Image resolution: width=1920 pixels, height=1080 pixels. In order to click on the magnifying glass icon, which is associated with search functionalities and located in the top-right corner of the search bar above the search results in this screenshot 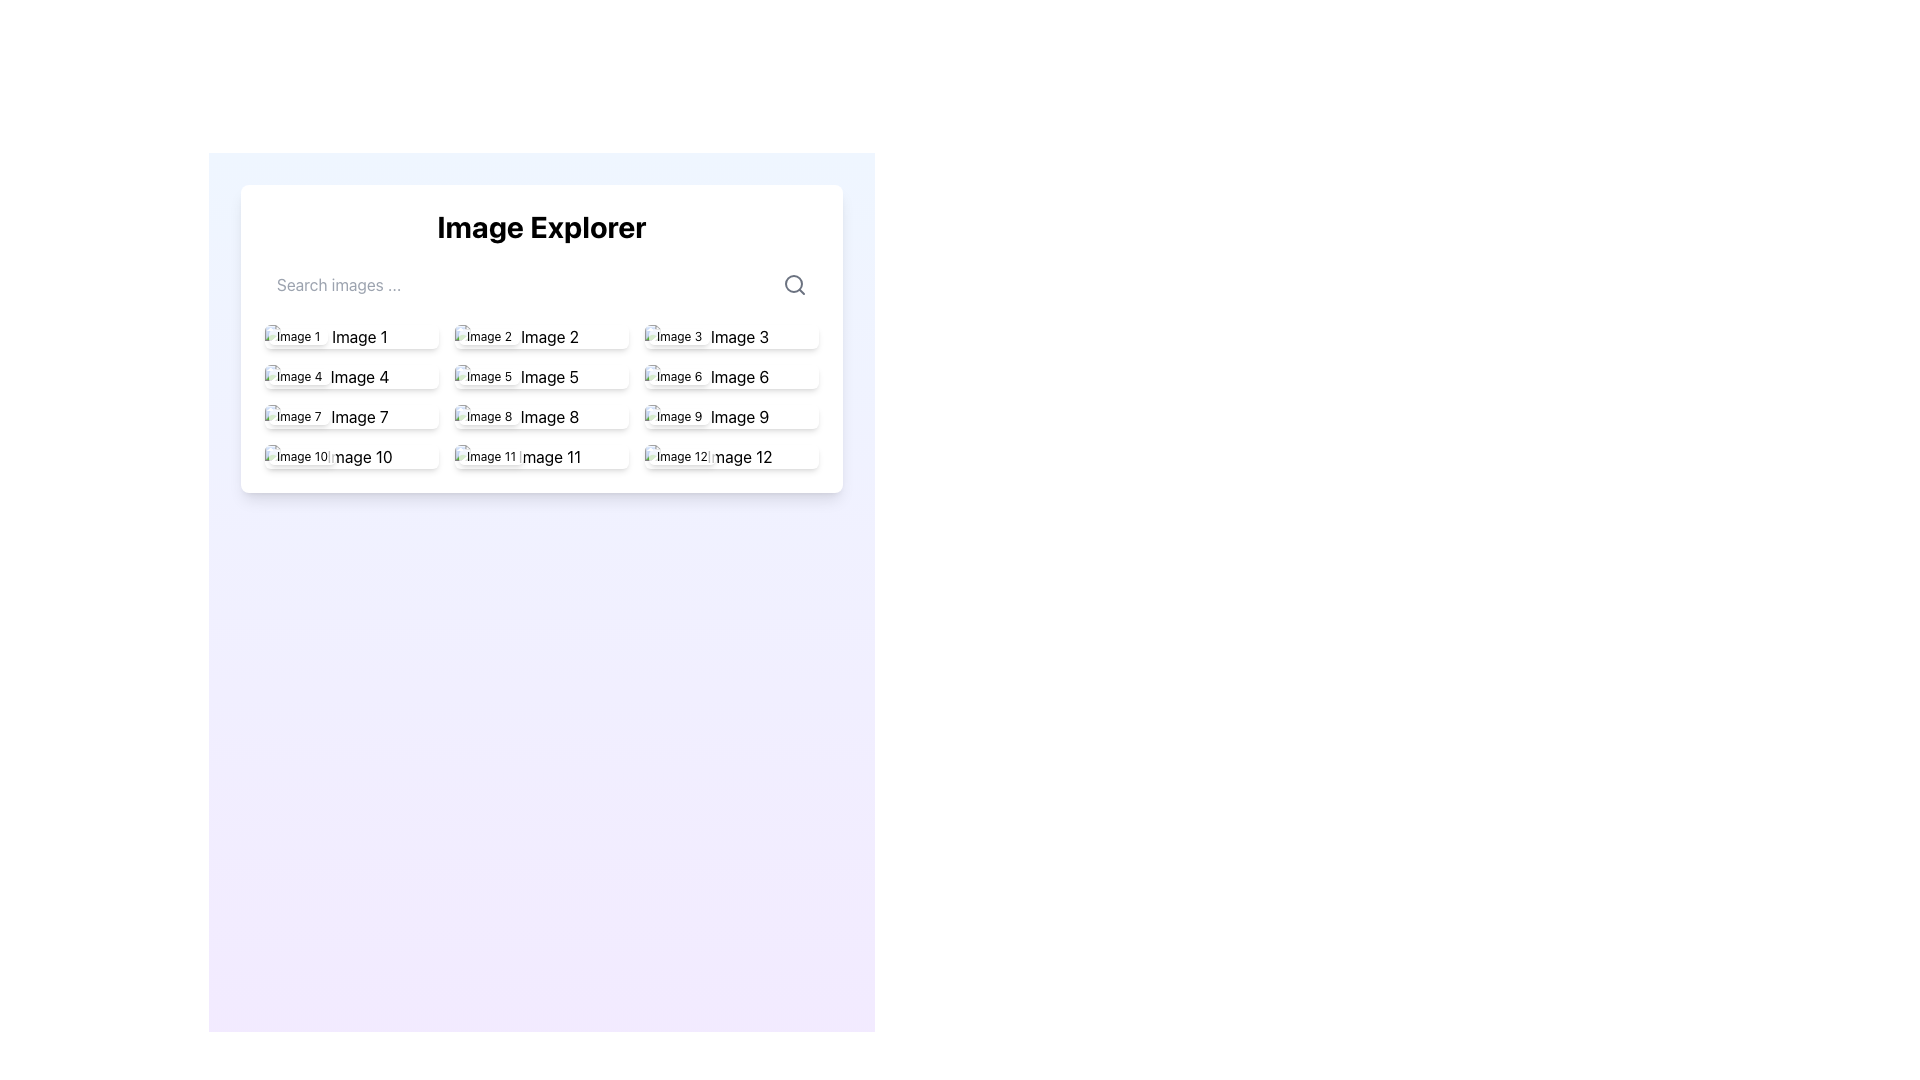, I will do `click(794, 285)`.